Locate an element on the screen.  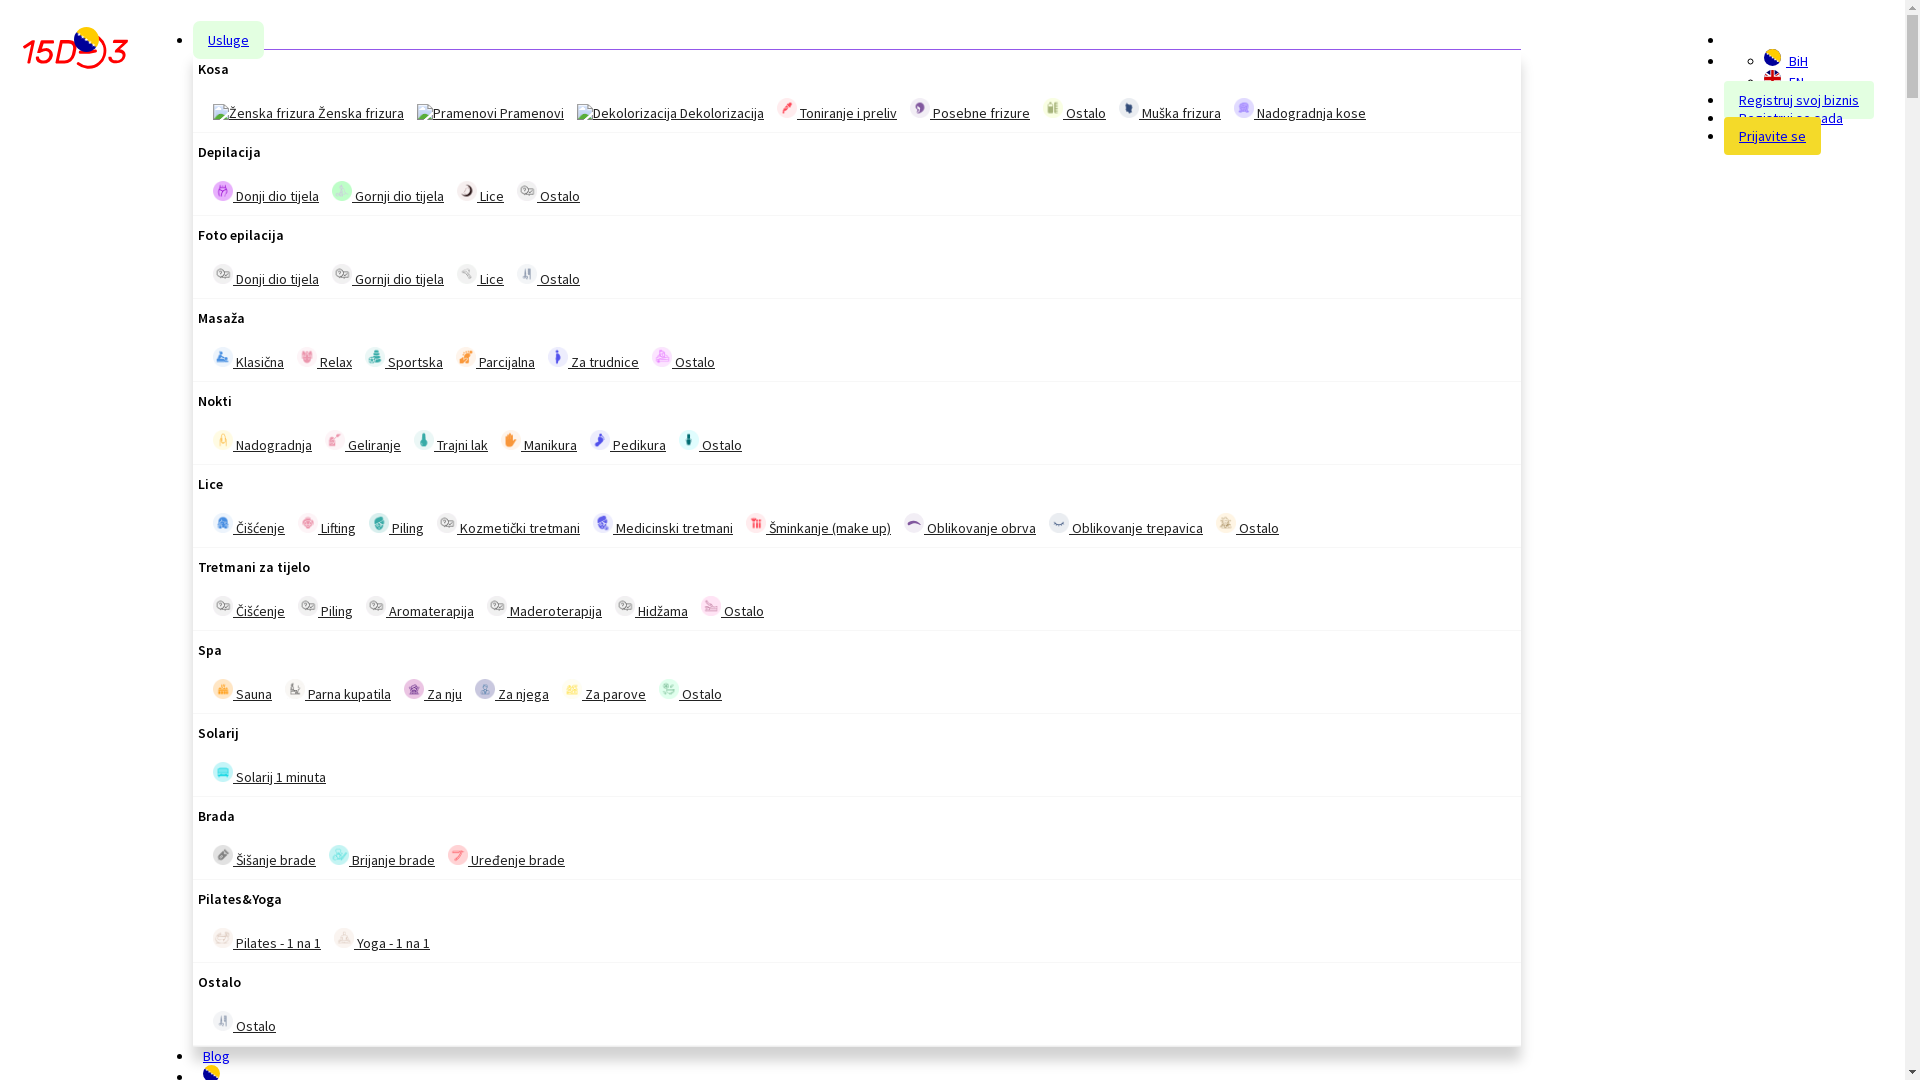
'Maderoterapija' is located at coordinates (486, 604).